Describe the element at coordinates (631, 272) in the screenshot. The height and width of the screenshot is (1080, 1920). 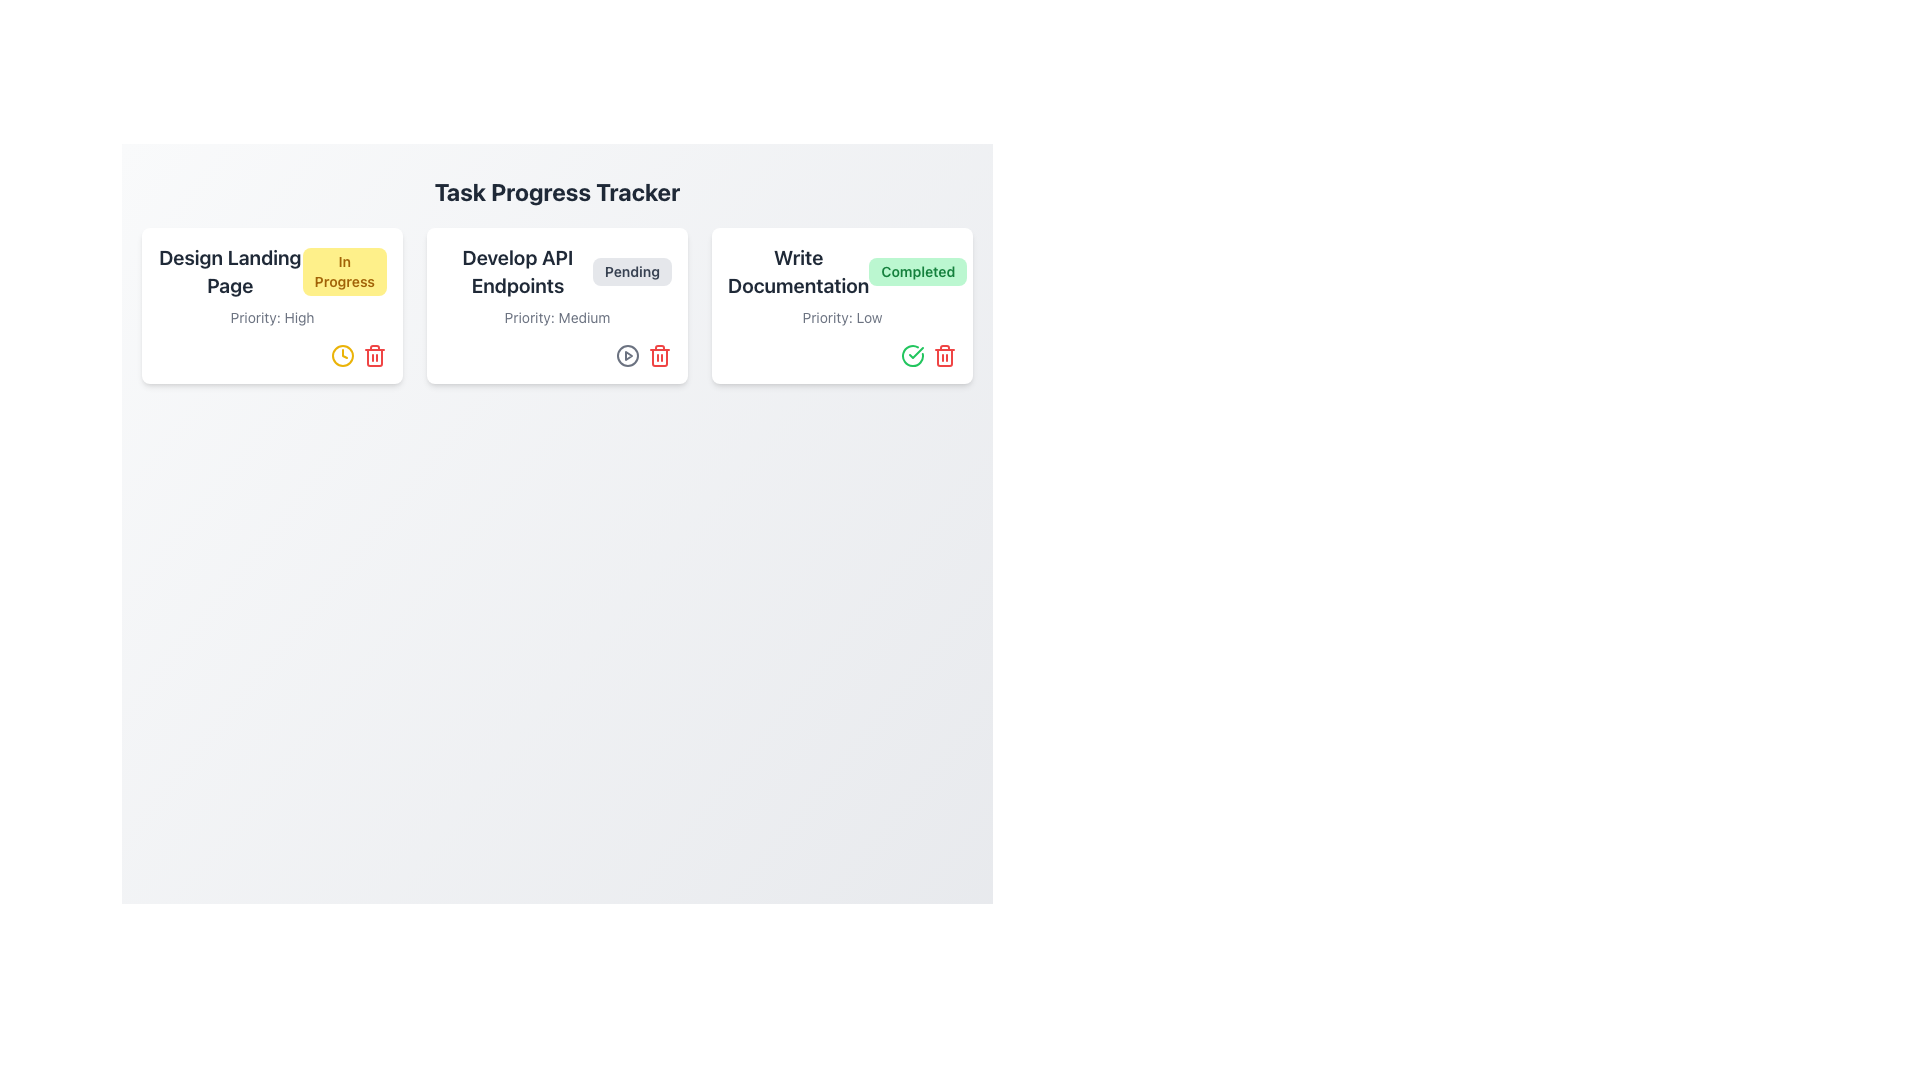
I see `the status badge indicating that the task 'Develop API Endpoints' is currently pending, located in the second card of a horizontal list of three cards` at that location.